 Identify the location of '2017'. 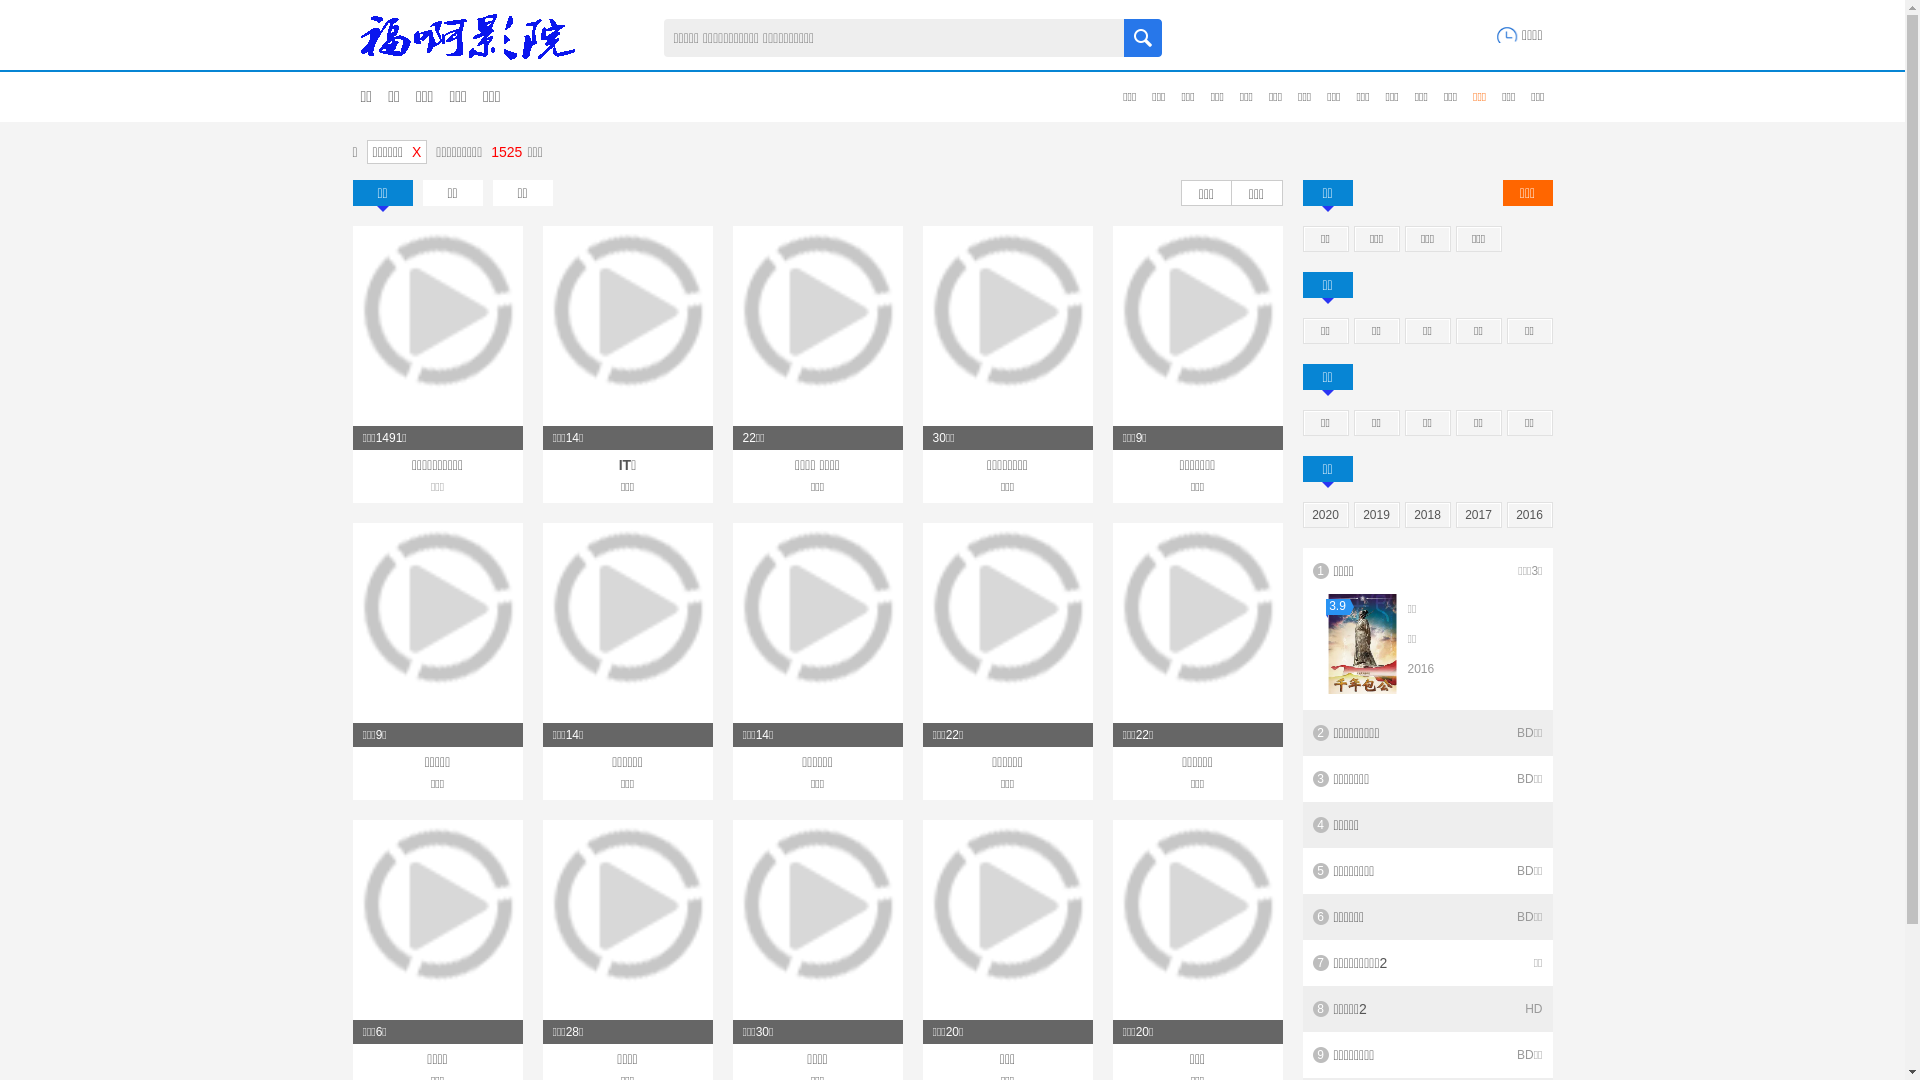
(1478, 514).